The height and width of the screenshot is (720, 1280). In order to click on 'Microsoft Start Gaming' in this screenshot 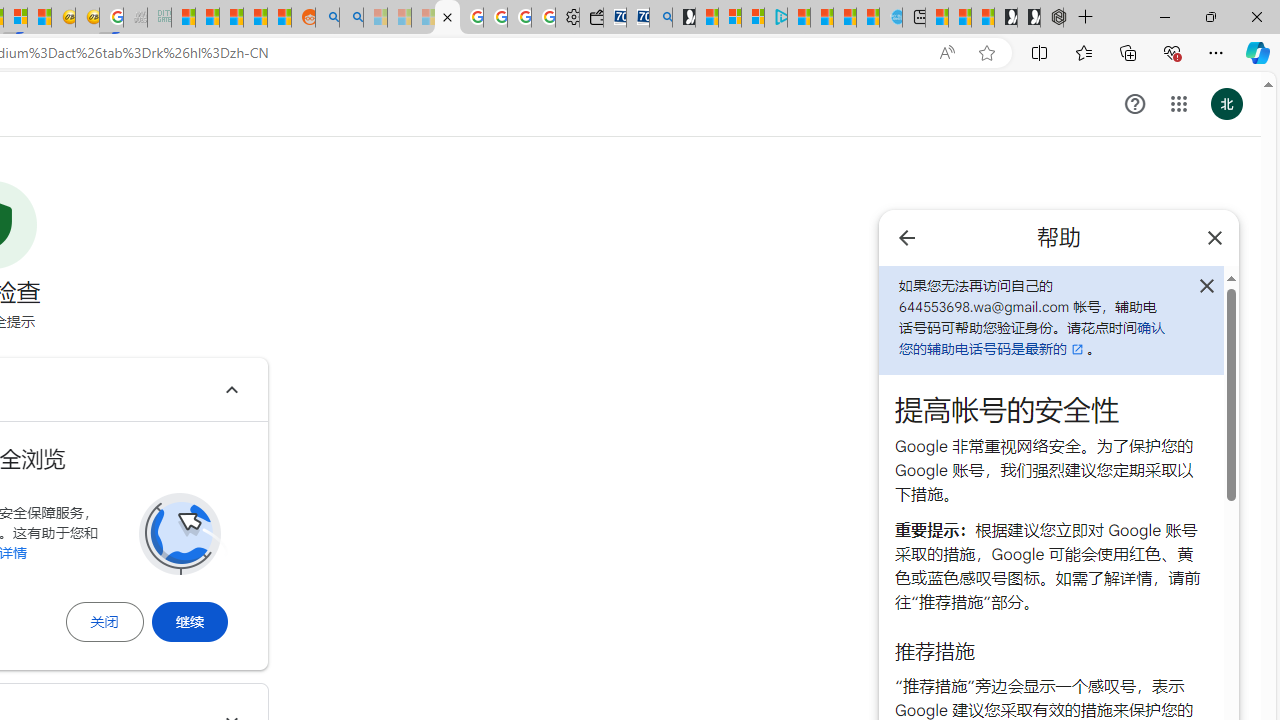, I will do `click(684, 17)`.